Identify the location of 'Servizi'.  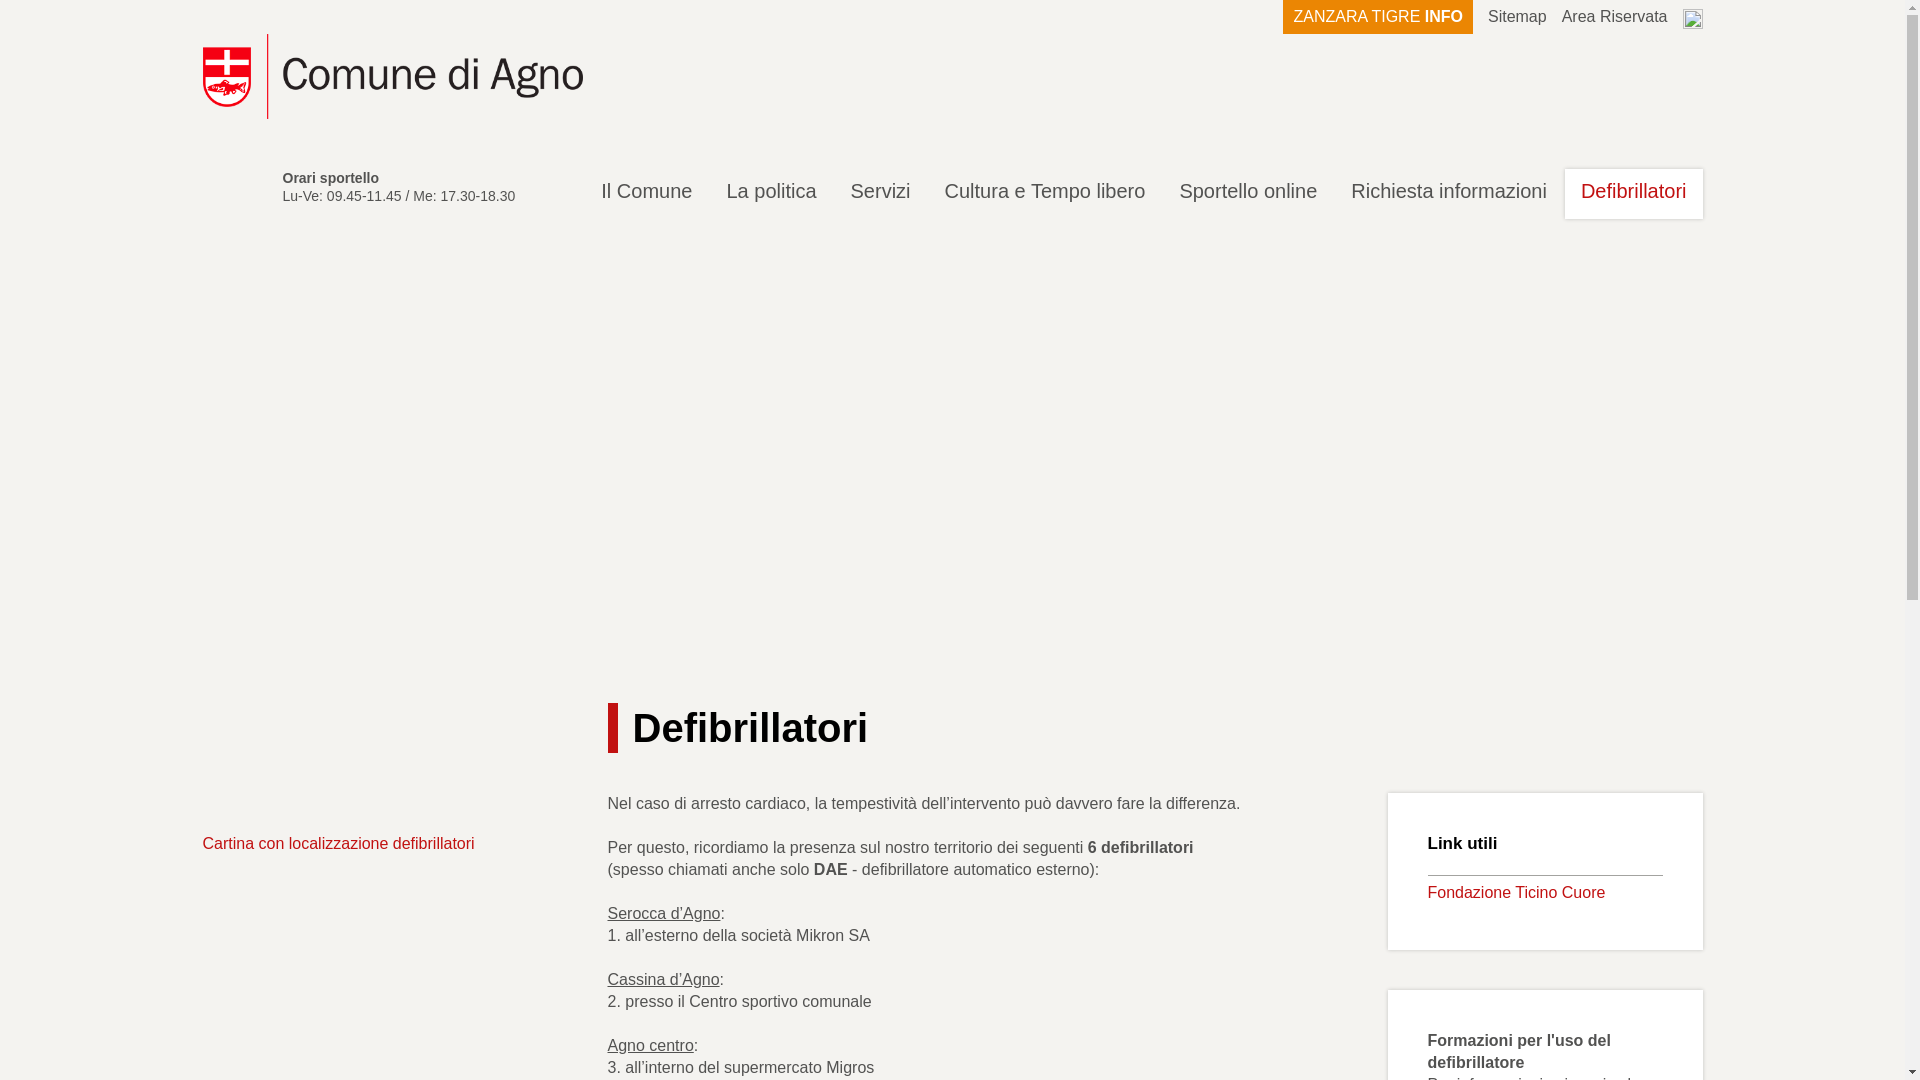
(880, 193).